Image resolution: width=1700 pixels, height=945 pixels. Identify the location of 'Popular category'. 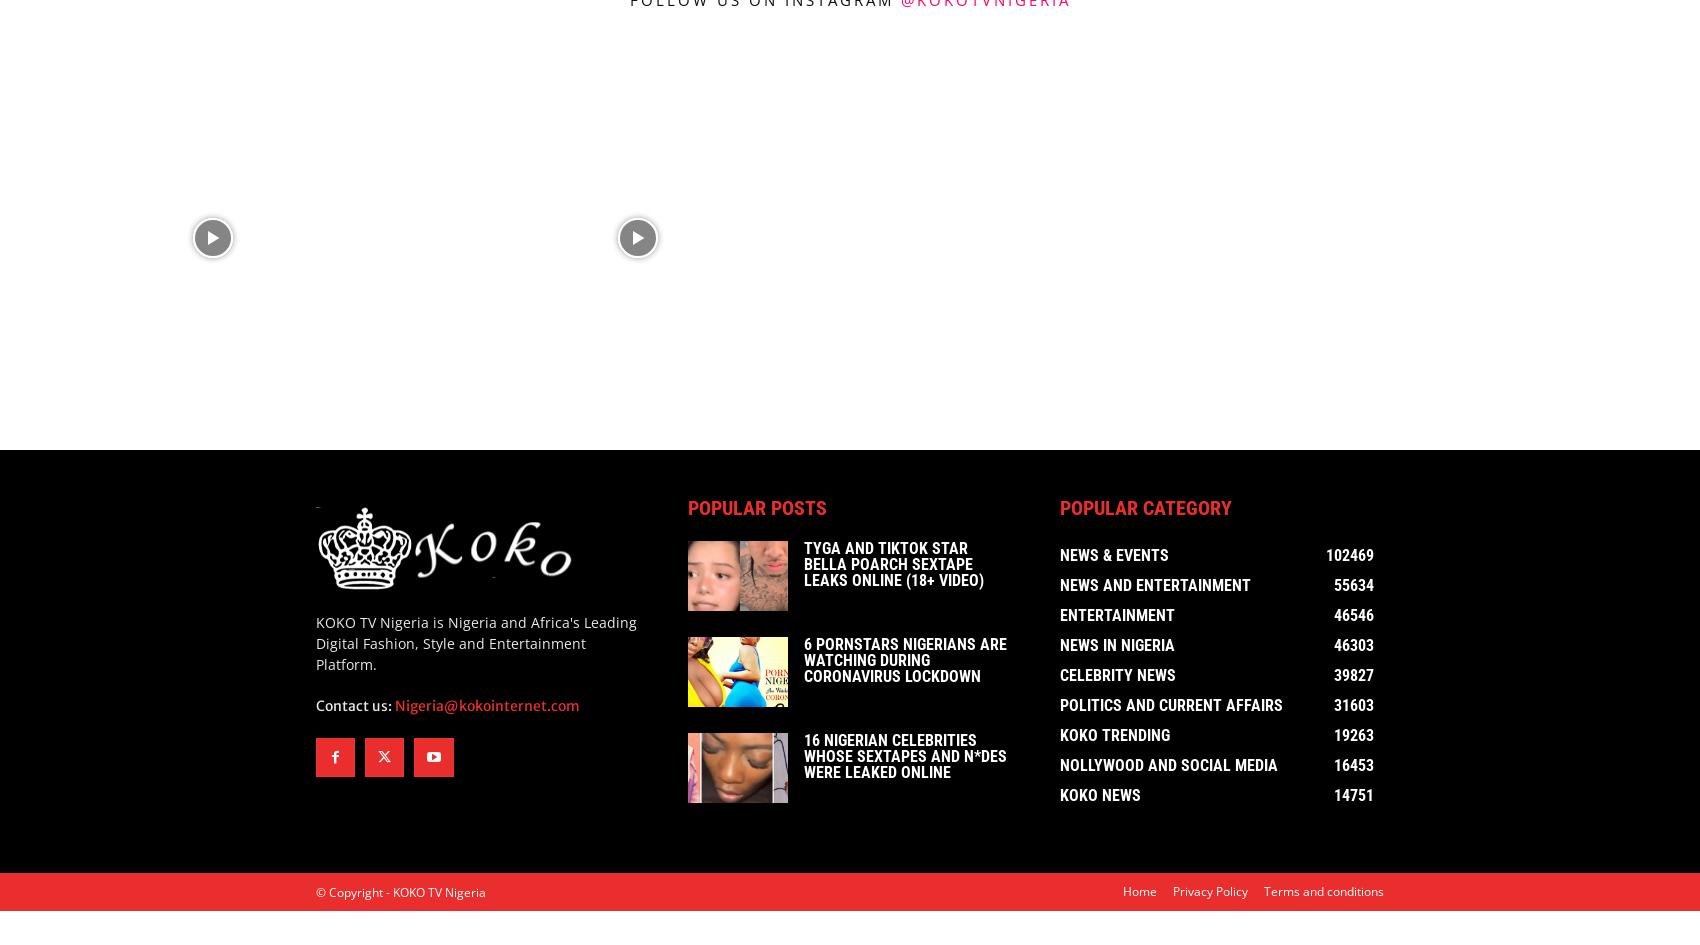
(1145, 511).